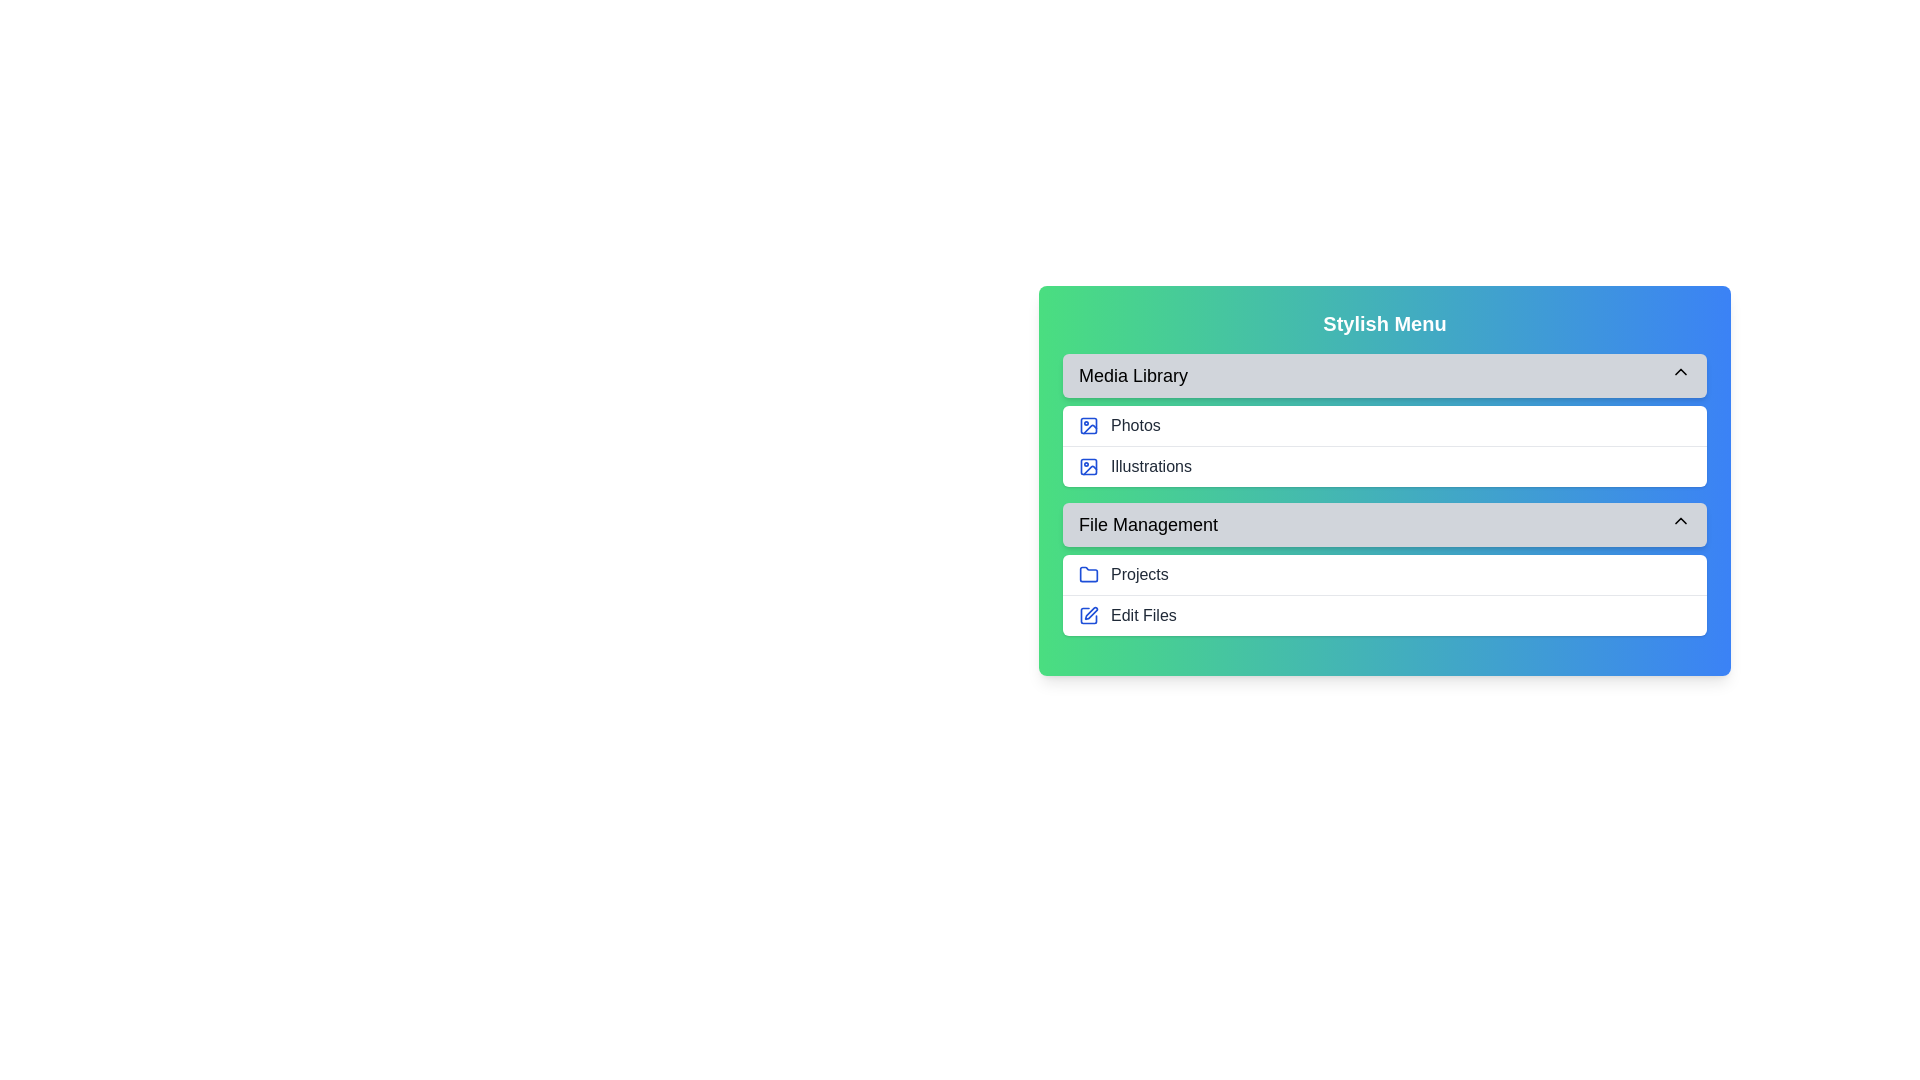  What do you see at coordinates (1384, 569) in the screenshot?
I see `the 'Edit Files' option in the Dropdown menu under the 'File Management' category of the Stylish Menu` at bounding box center [1384, 569].